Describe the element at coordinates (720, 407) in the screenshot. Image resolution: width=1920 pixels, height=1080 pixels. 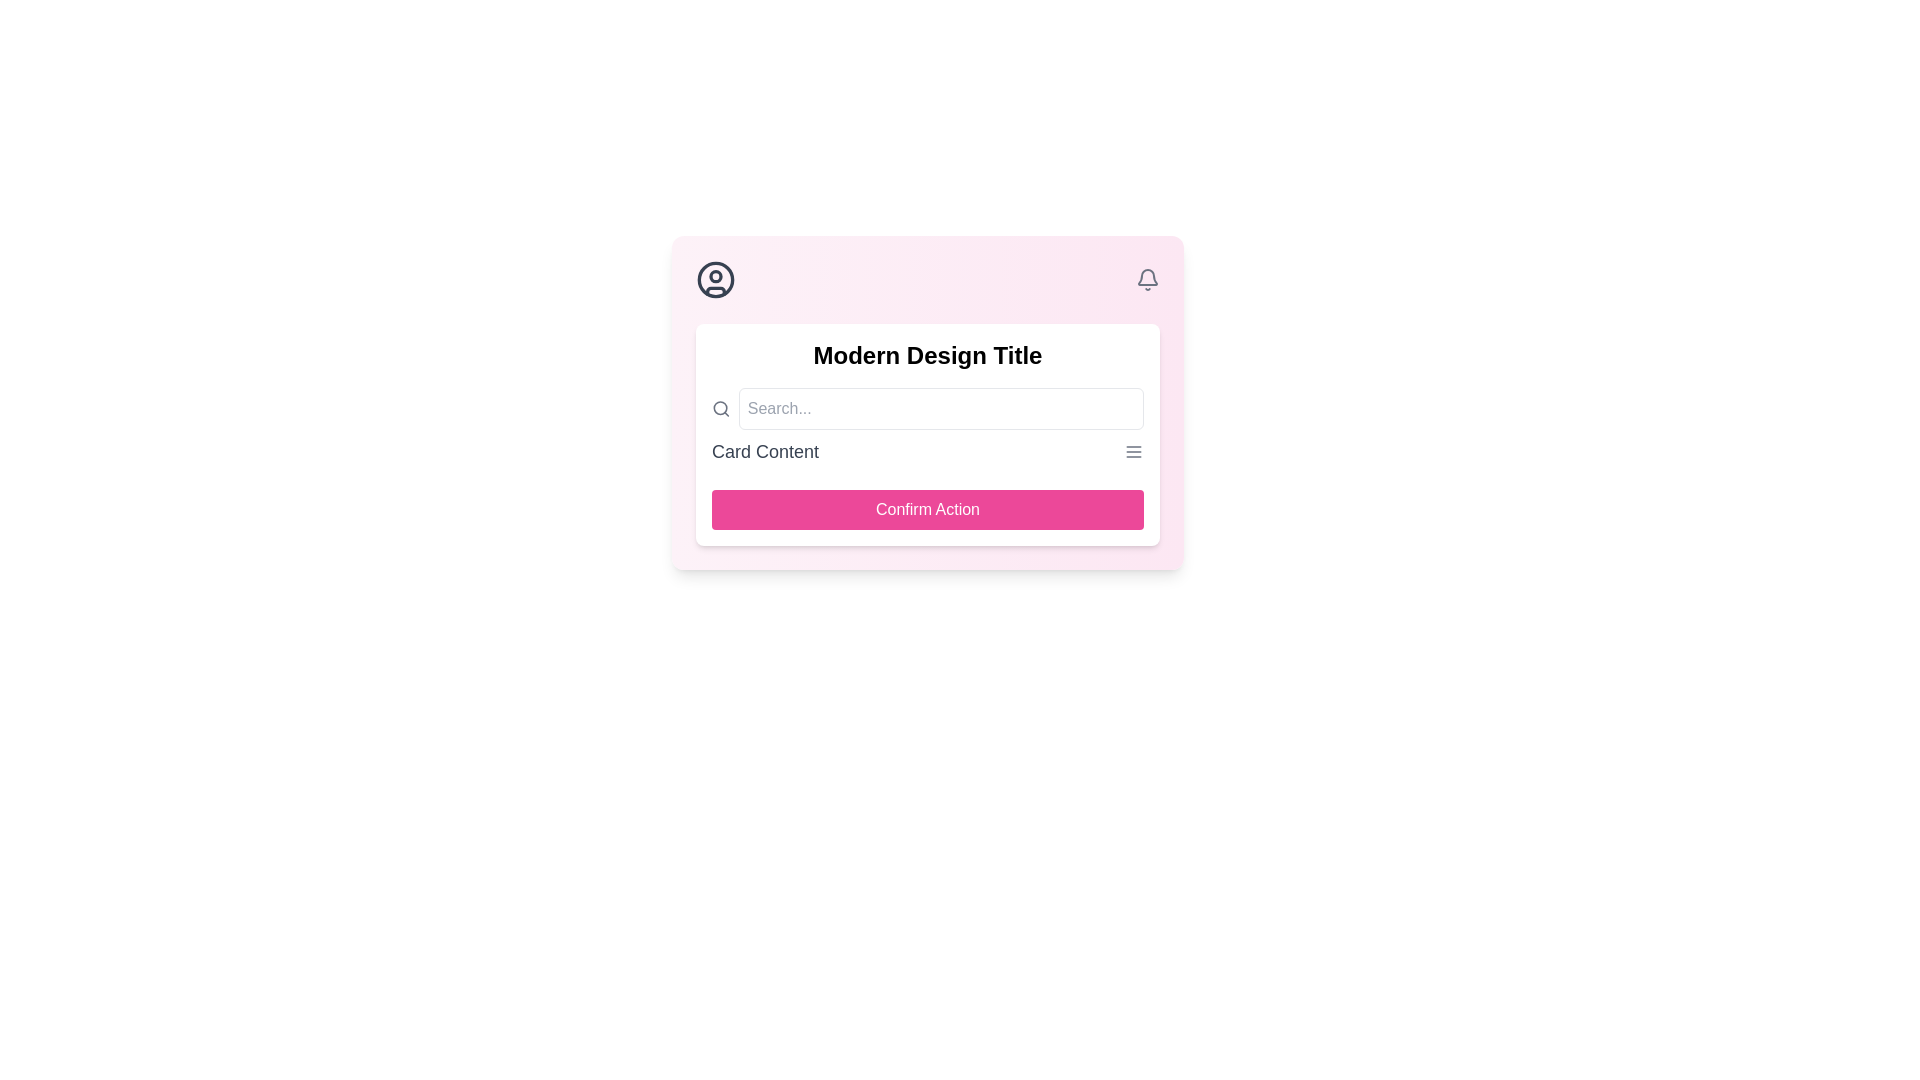
I see `the circular search icon, which is part of the magnifying glass design located in the search bar below the title 'Modern Design Title'` at that location.